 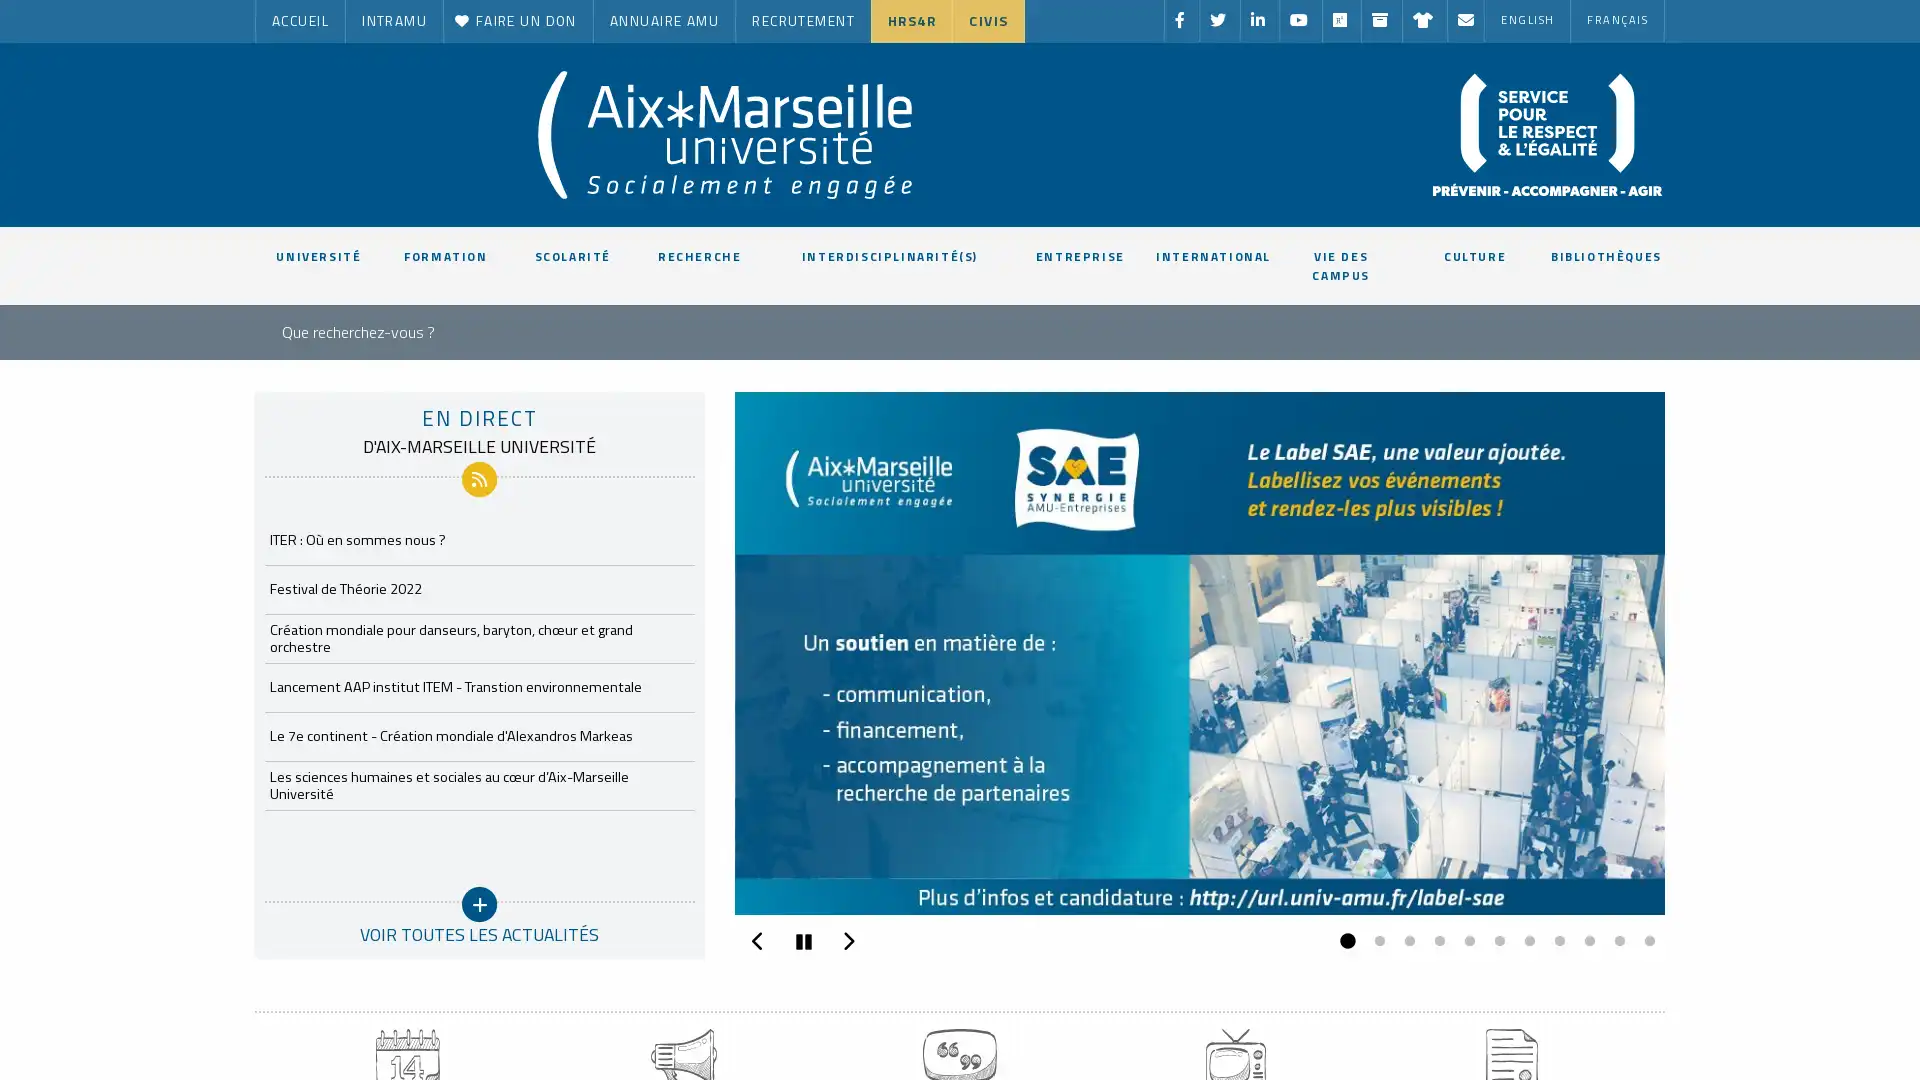 What do you see at coordinates (1524, 941) in the screenshot?
I see `Go to slide 7` at bounding box center [1524, 941].